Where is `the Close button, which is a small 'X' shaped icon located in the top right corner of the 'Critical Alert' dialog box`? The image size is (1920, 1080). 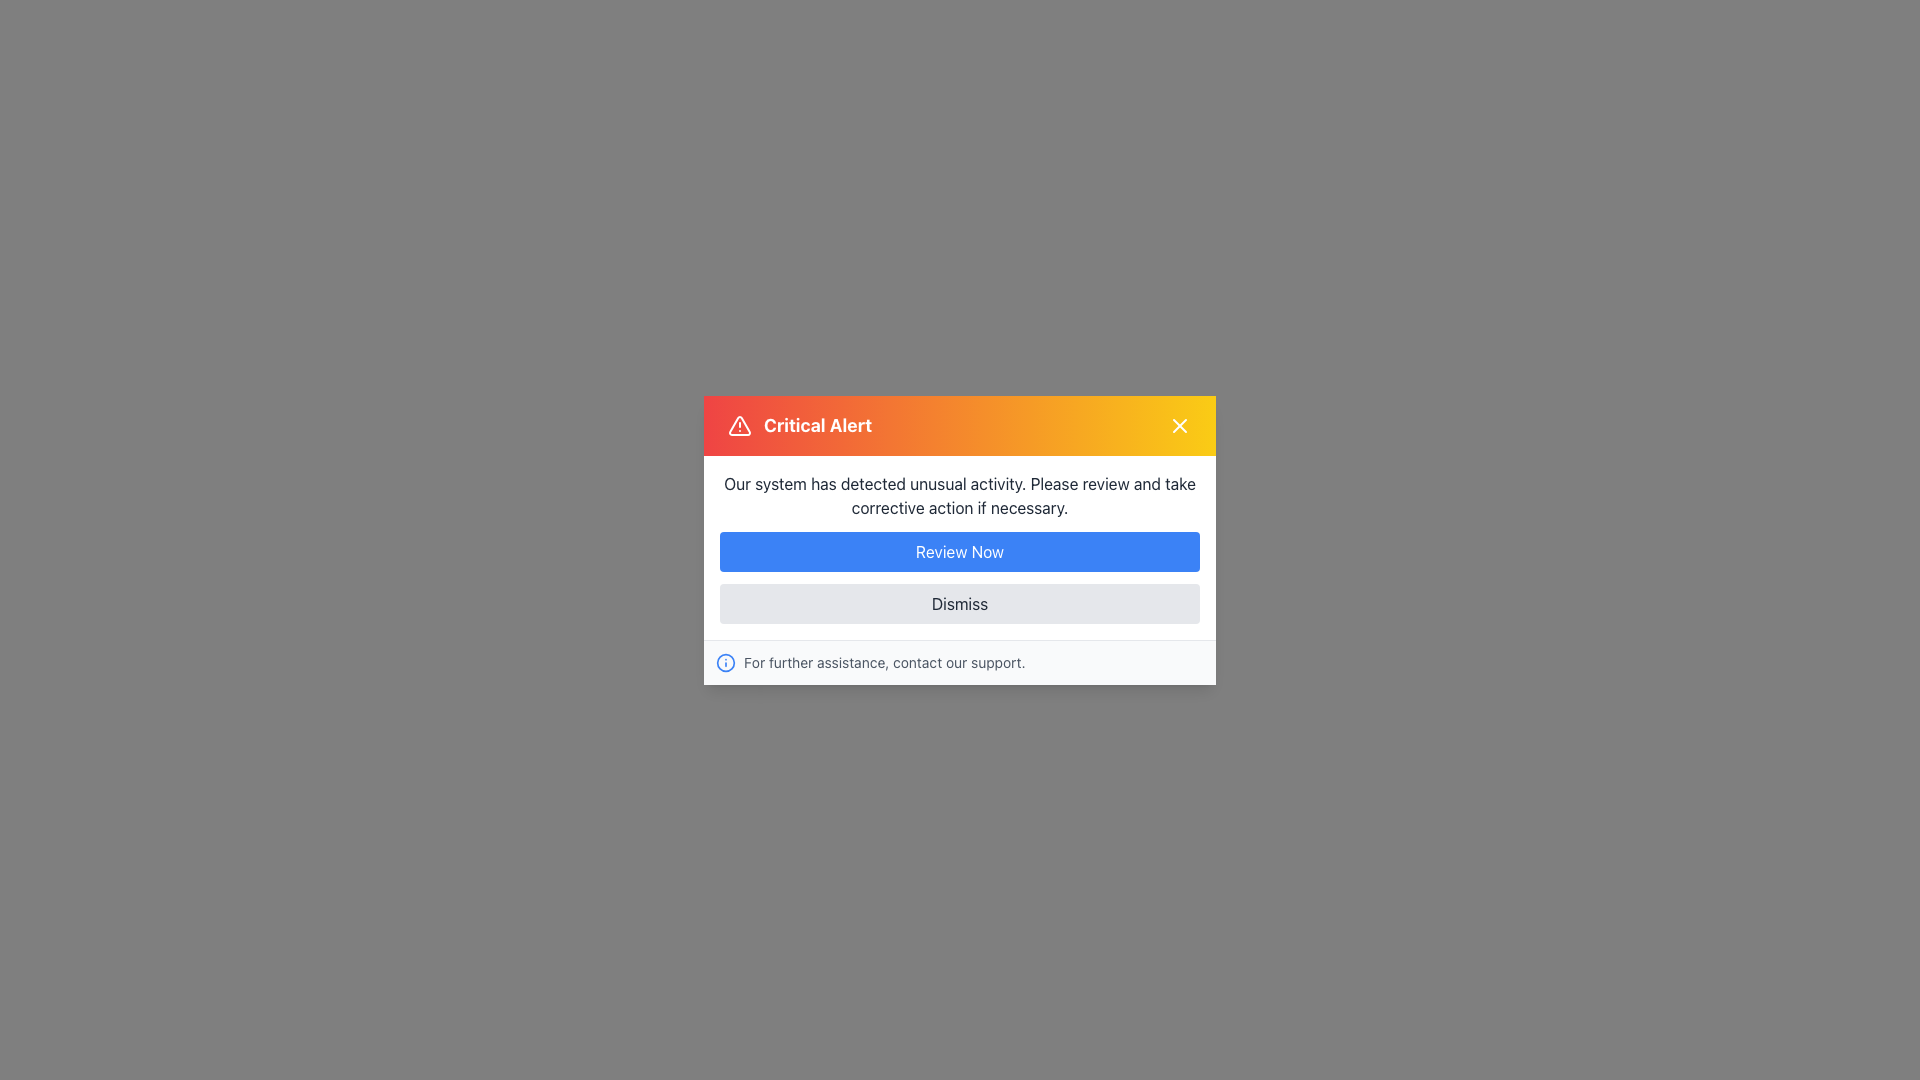 the Close button, which is a small 'X' shaped icon located in the top right corner of the 'Critical Alert' dialog box is located at coordinates (1180, 423).